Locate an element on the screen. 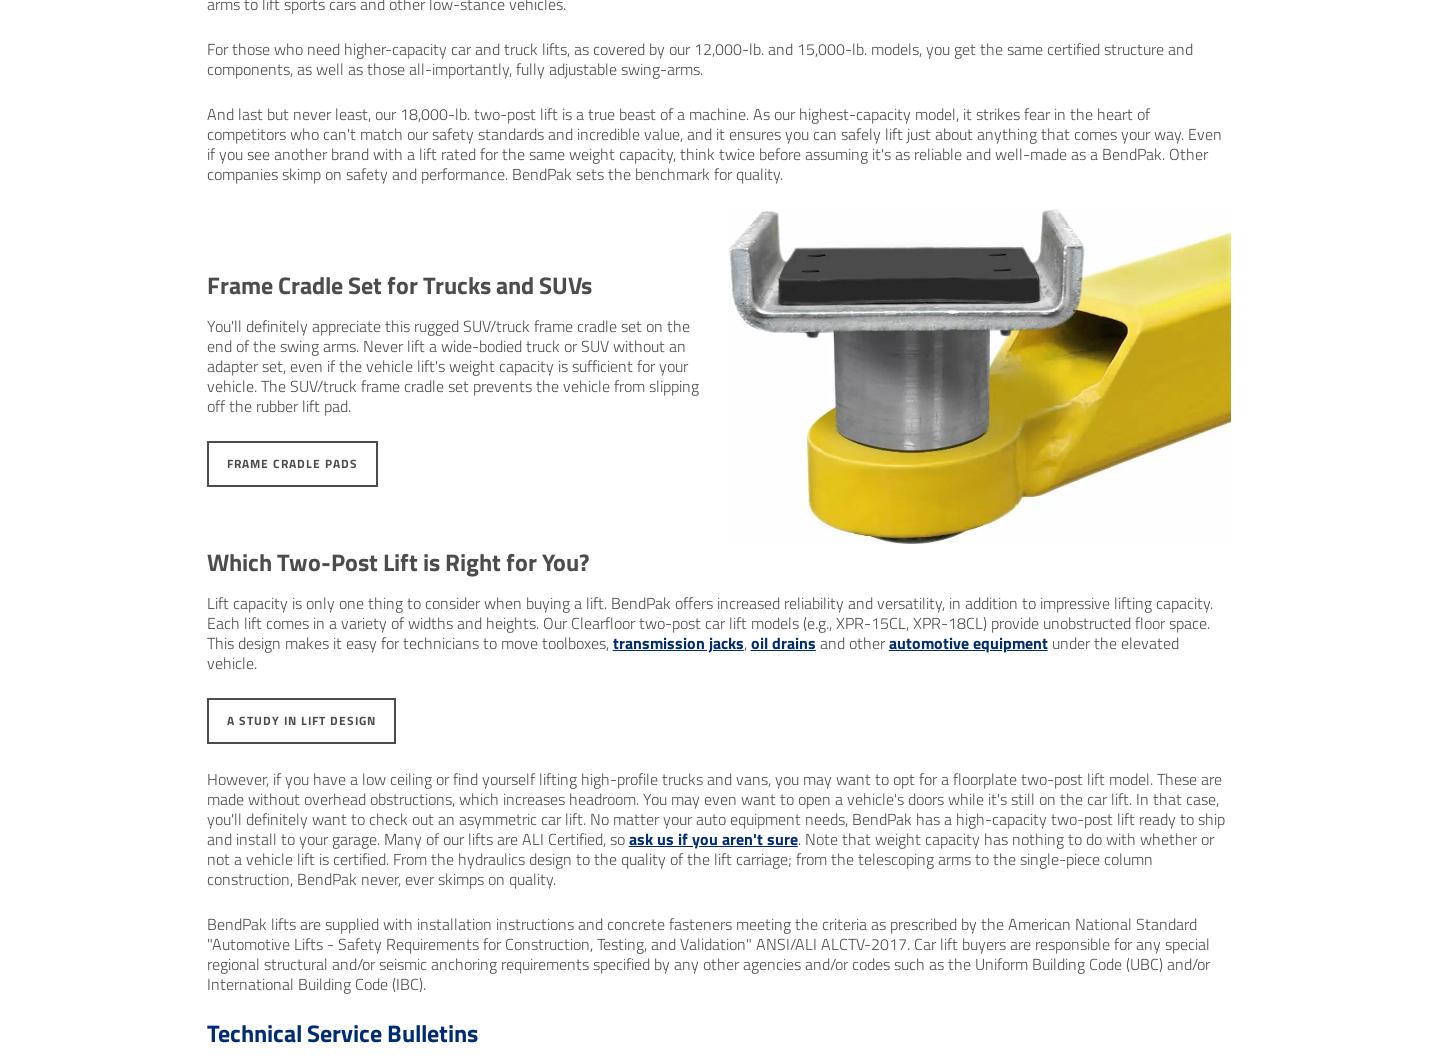 The image size is (1440, 1062). '. Note that weight capacity has nothing to do with whether or not a vehicle lift is certified. From the hydraulics design to the quality of the lift carriage; from the telescoping arms to the single-piece column construction, BendPak never, ever skimps on quality.' is located at coordinates (709, 858).